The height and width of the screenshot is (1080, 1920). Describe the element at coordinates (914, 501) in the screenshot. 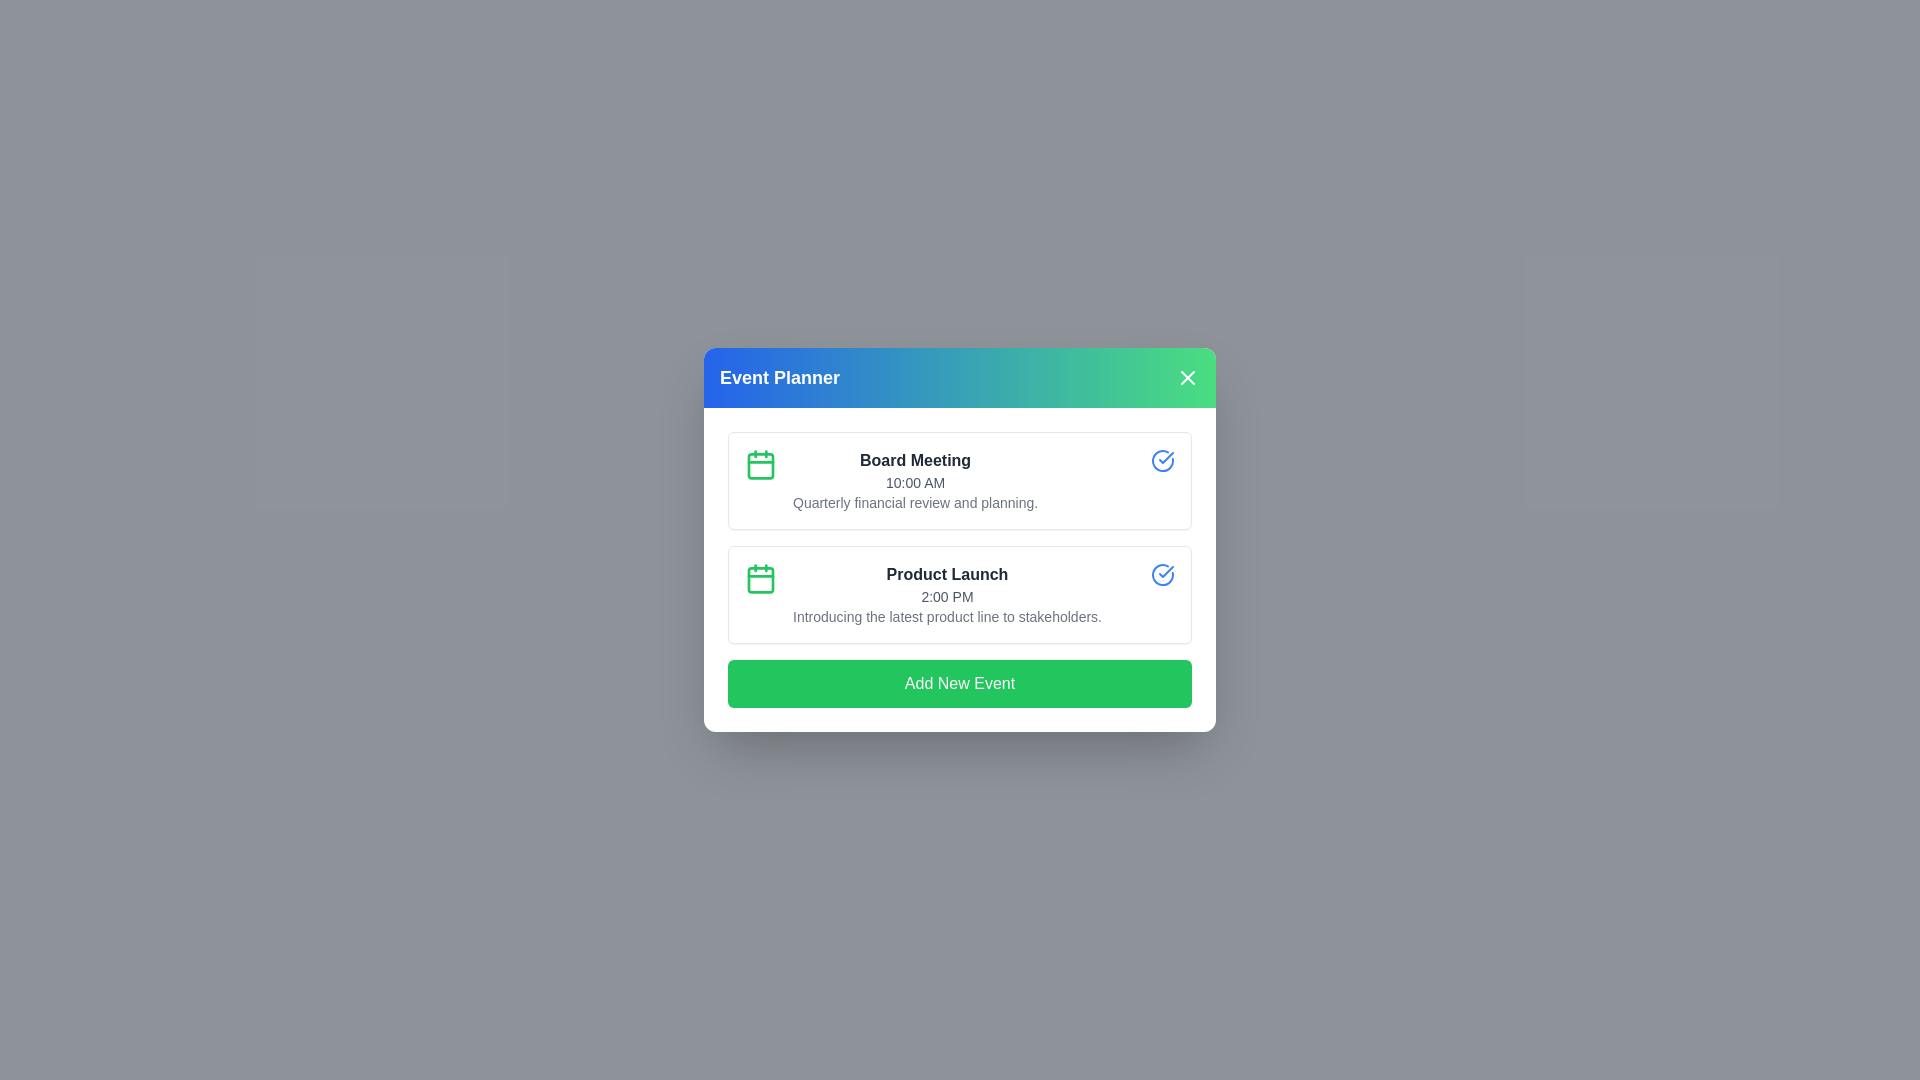

I see `text content of the static label displaying 'Quarterly financial review and planning.' located below the title 'Board Meeting' and timestamp '10:00 AM' in the 'Event Planner' panel` at that location.